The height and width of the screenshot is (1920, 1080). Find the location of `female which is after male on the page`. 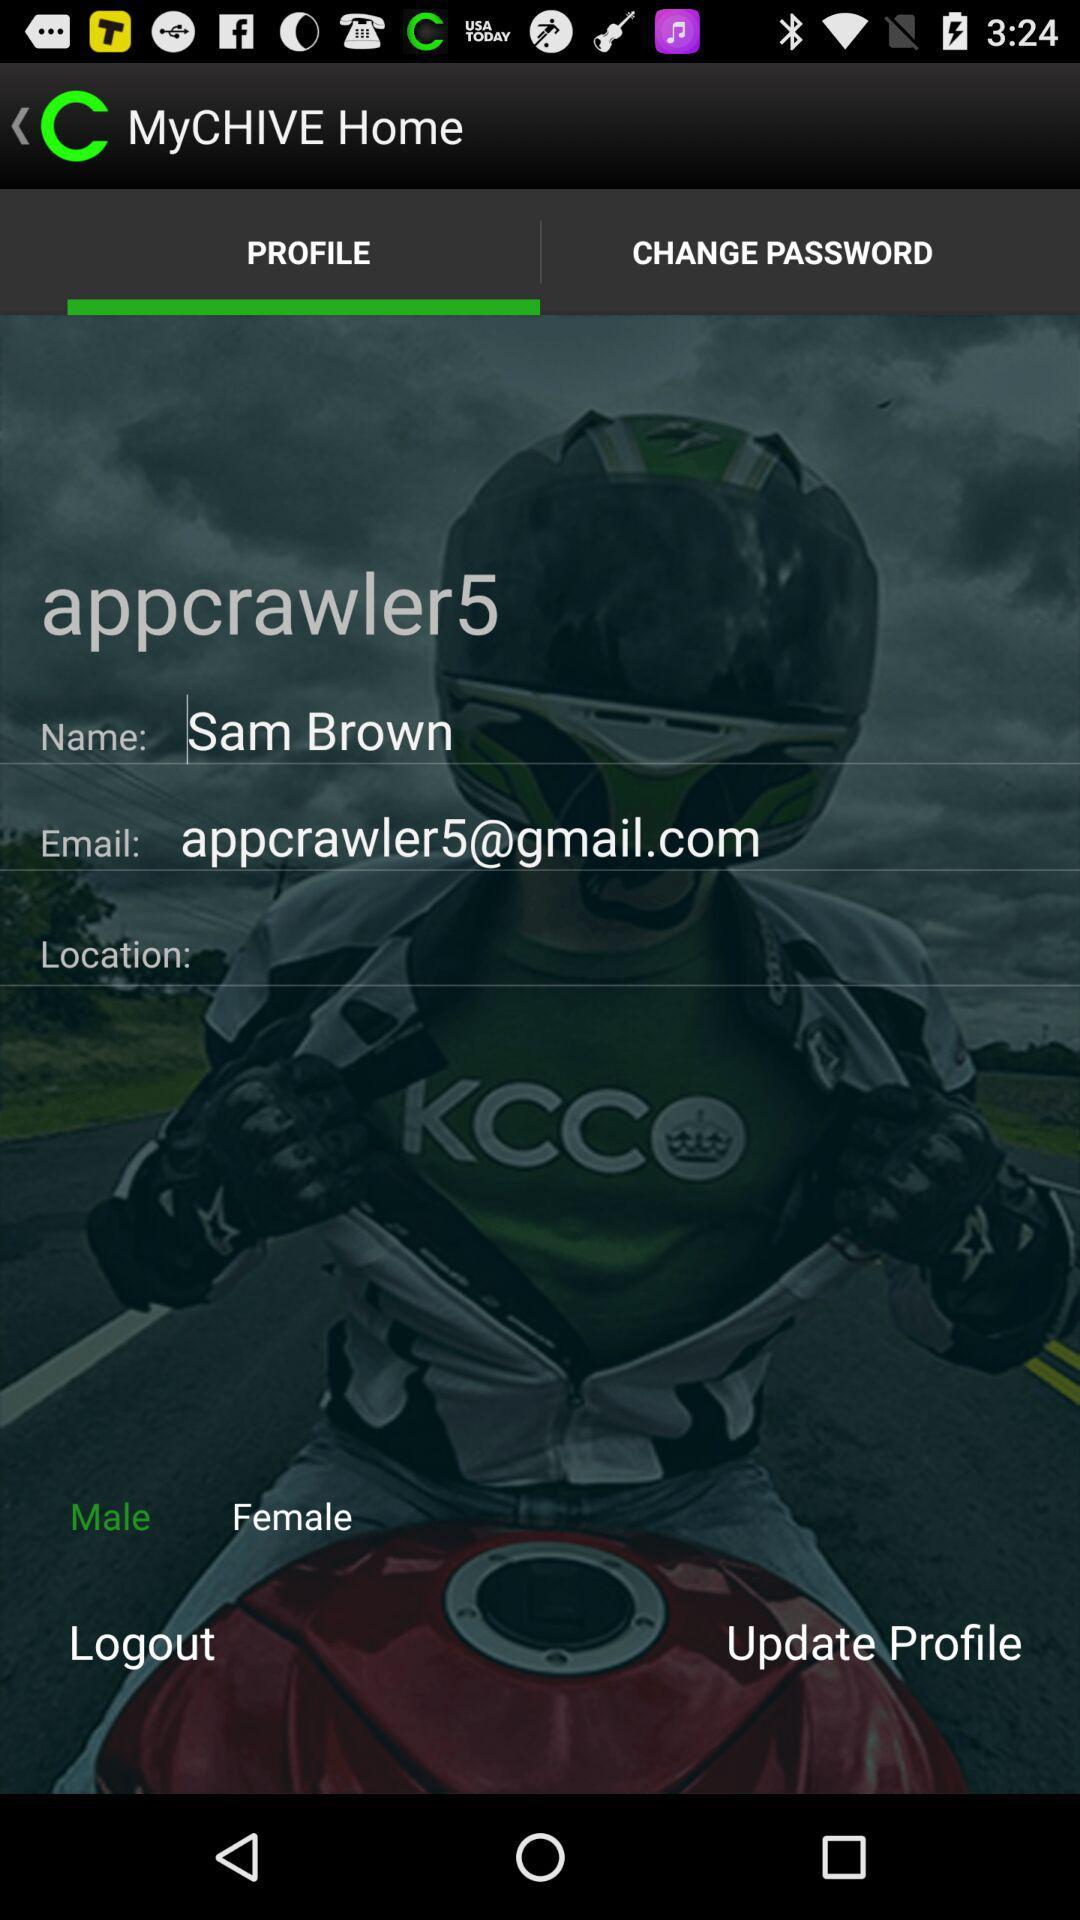

female which is after male on the page is located at coordinates (292, 1516).